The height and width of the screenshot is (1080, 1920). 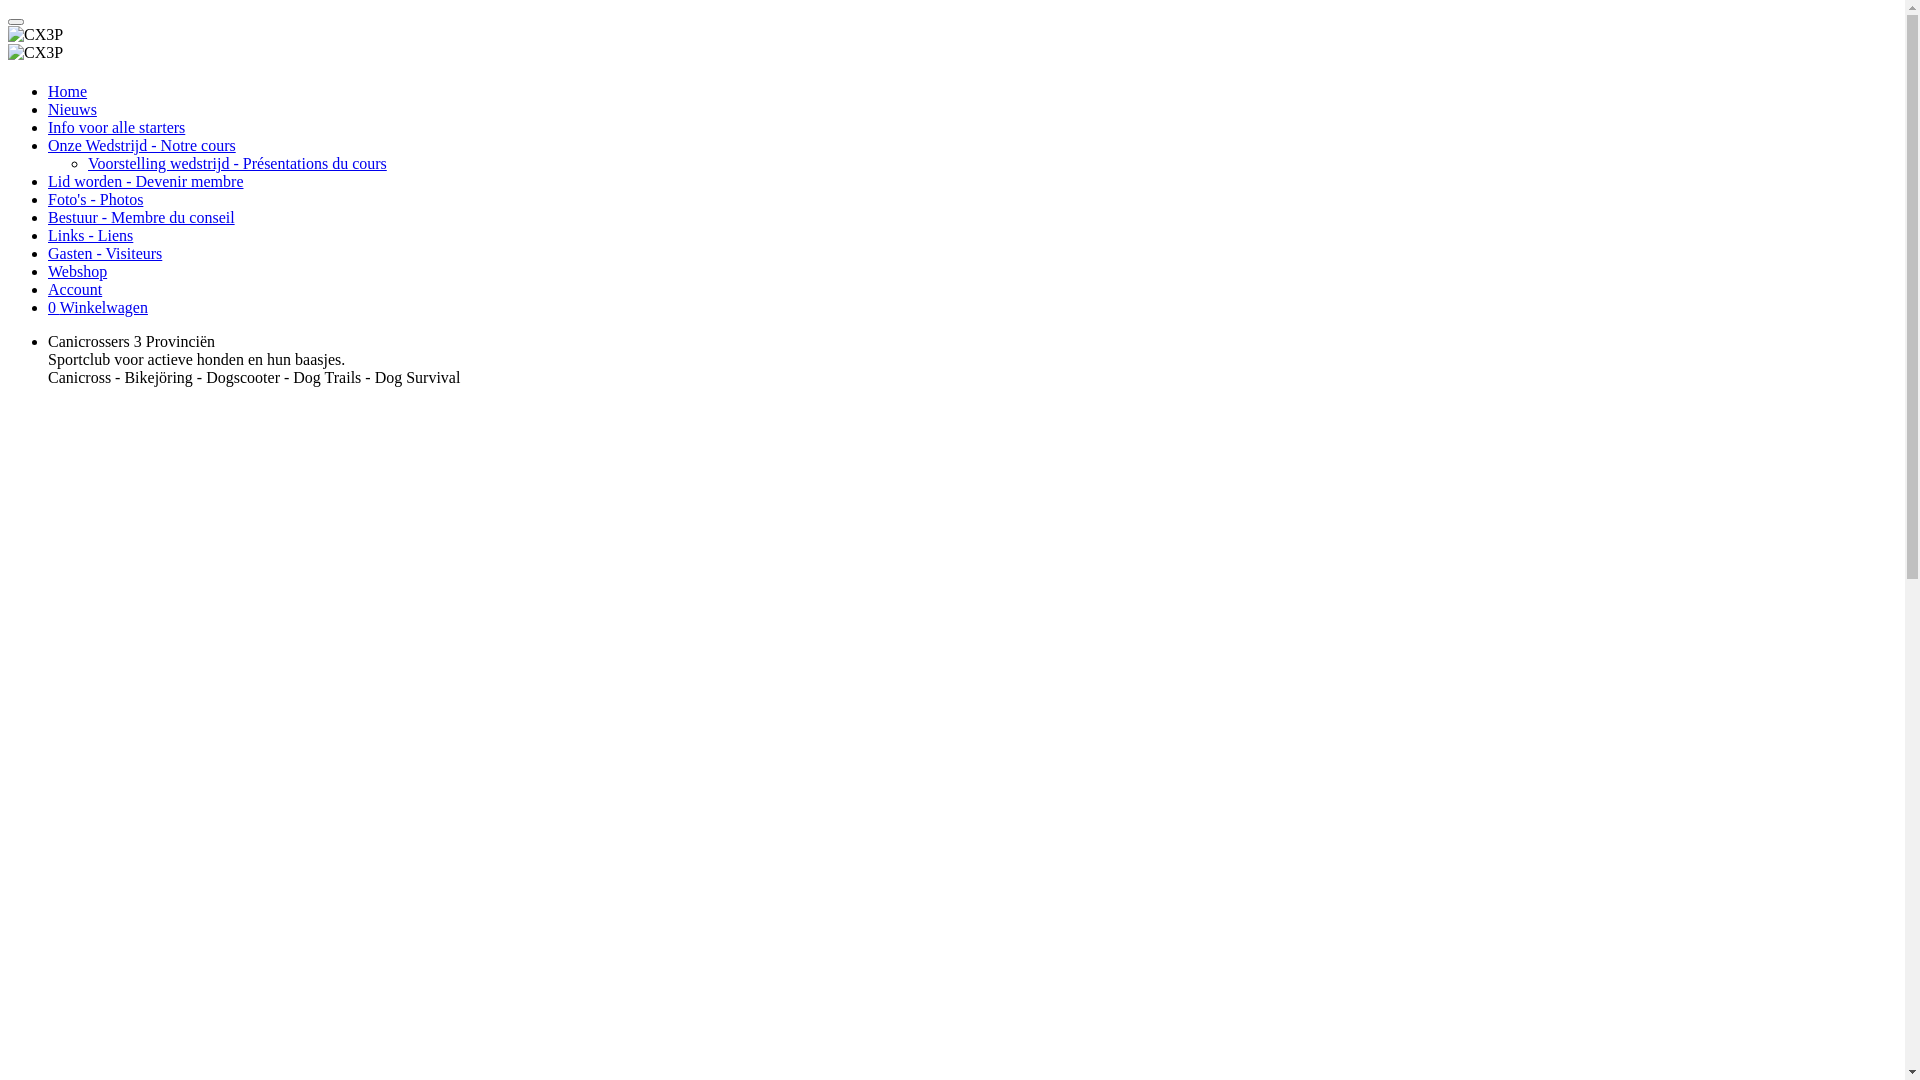 I want to click on 'Account', so click(x=75, y=289).